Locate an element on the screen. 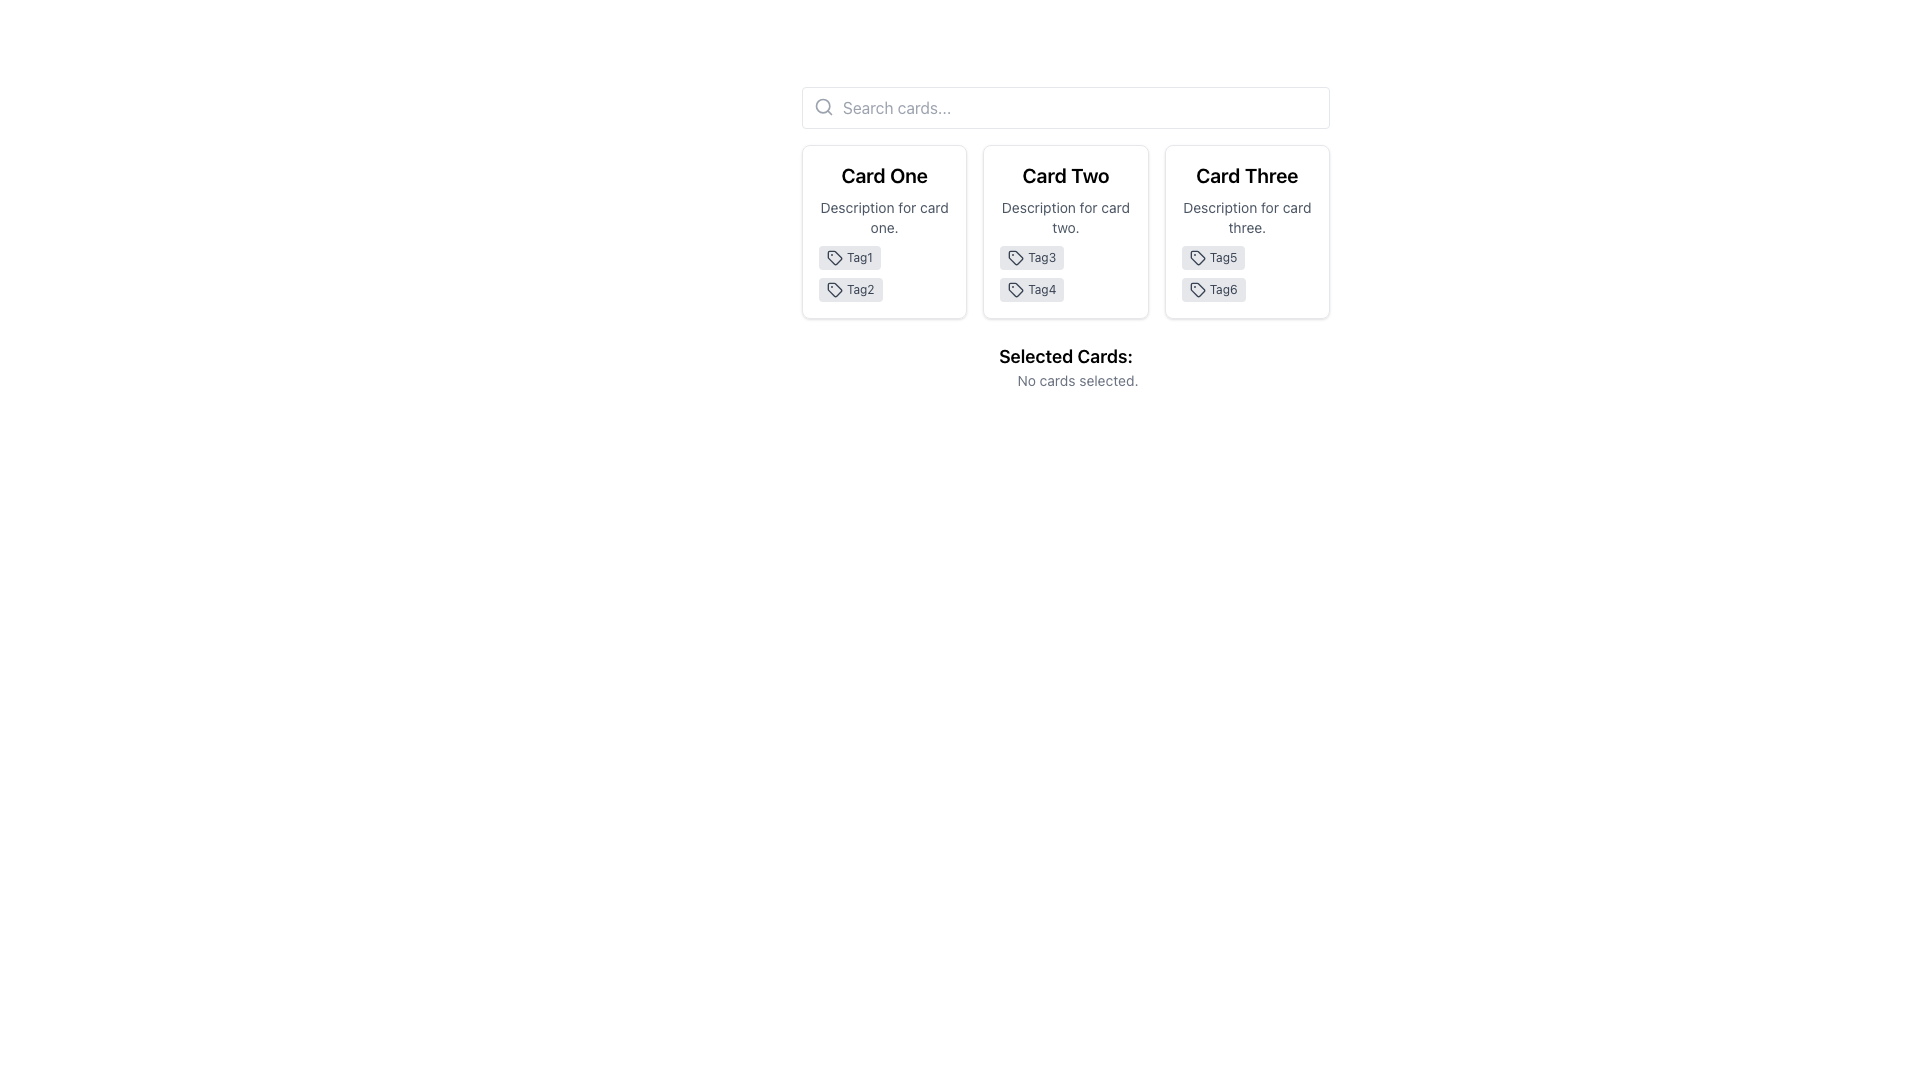  the tag icon next to the 'Tag5' label located within the third card labeled 'Card Three' is located at coordinates (1197, 257).